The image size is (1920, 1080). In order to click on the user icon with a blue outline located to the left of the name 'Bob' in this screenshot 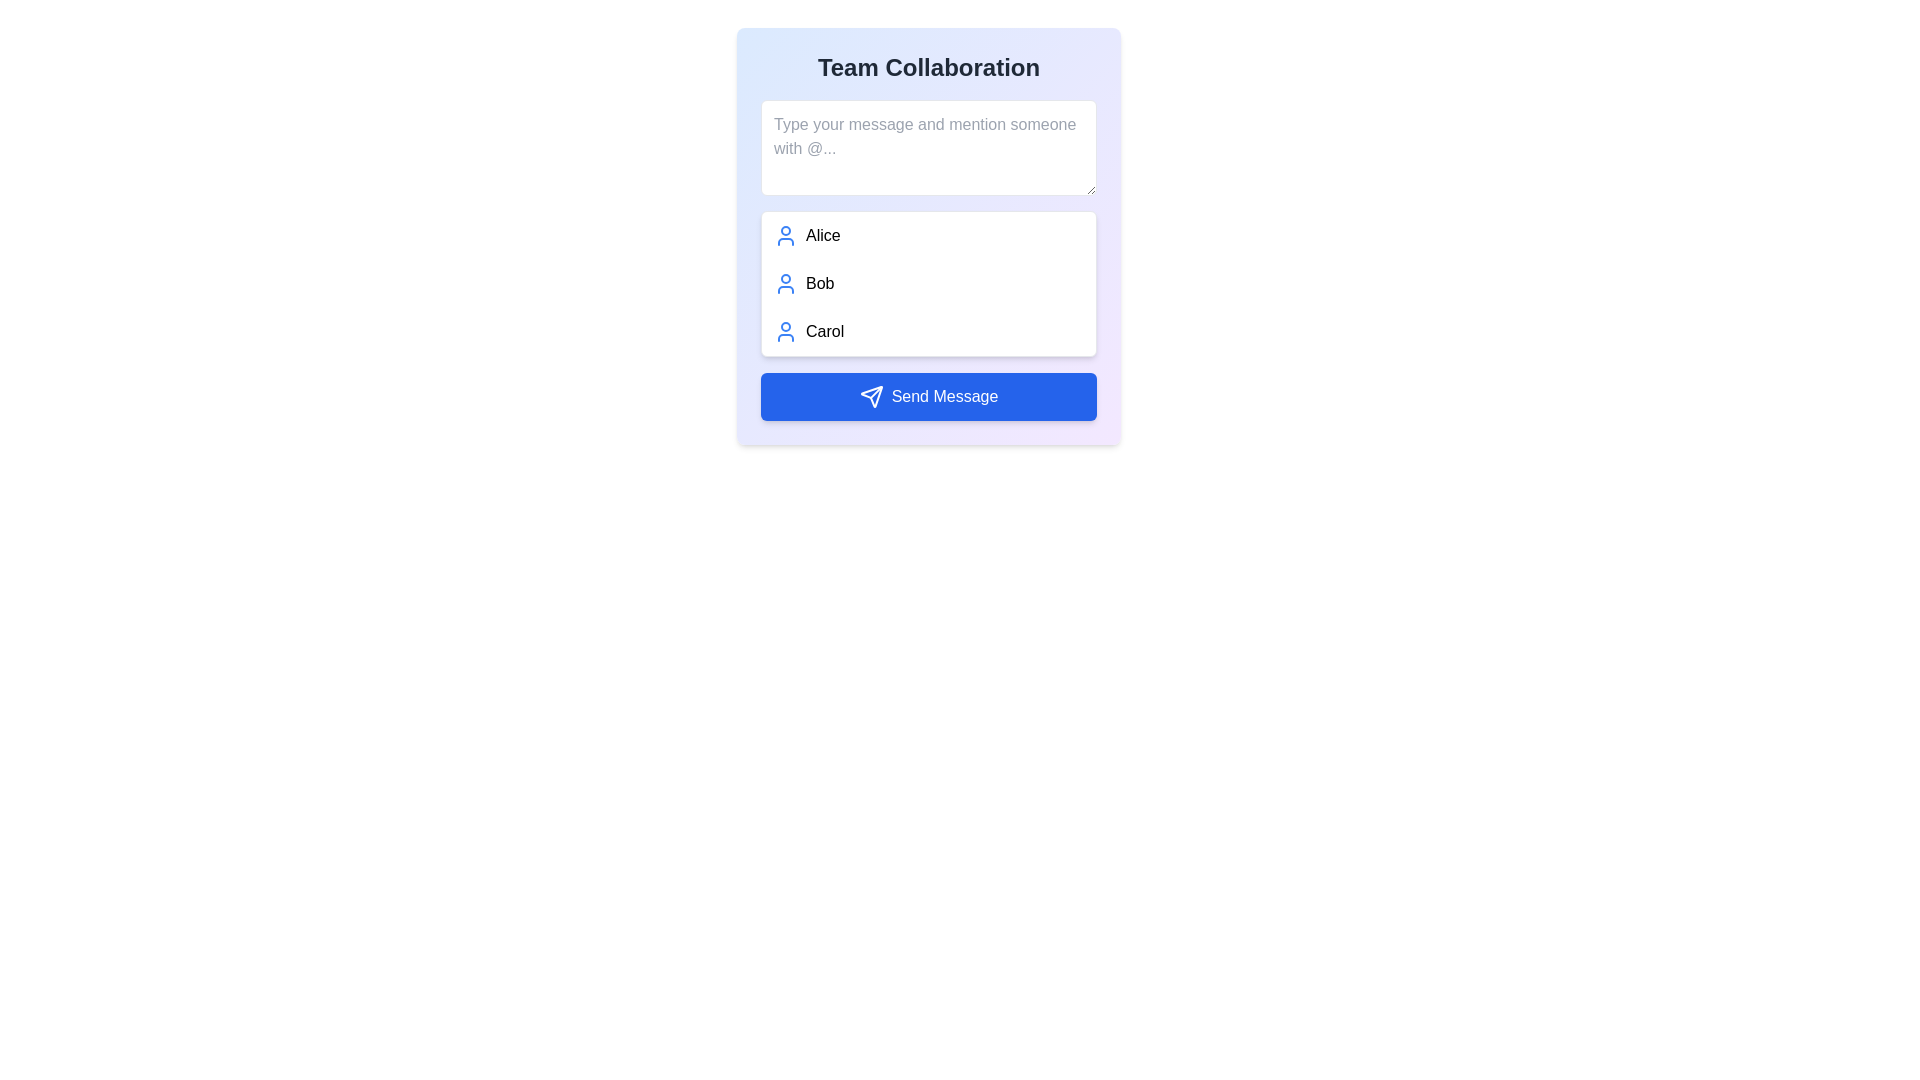, I will do `click(785, 284)`.